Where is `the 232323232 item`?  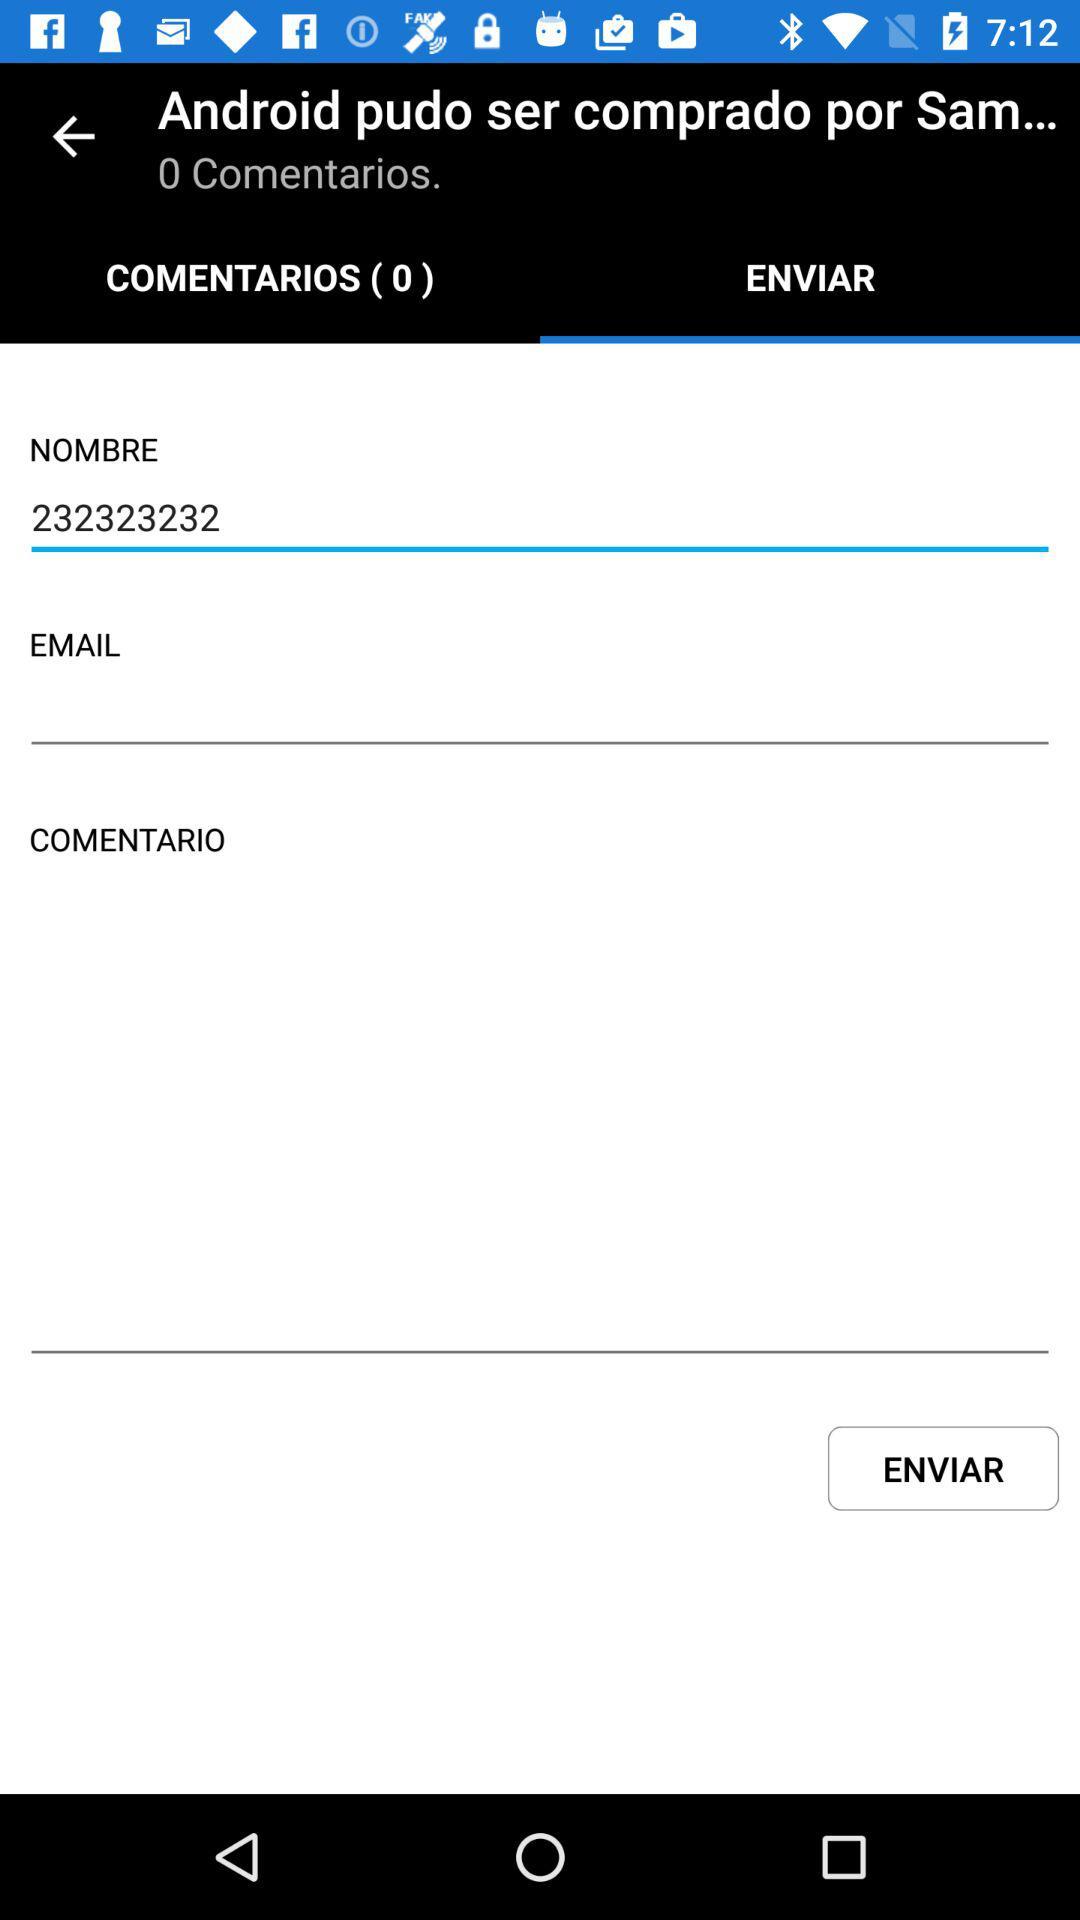 the 232323232 item is located at coordinates (540, 520).